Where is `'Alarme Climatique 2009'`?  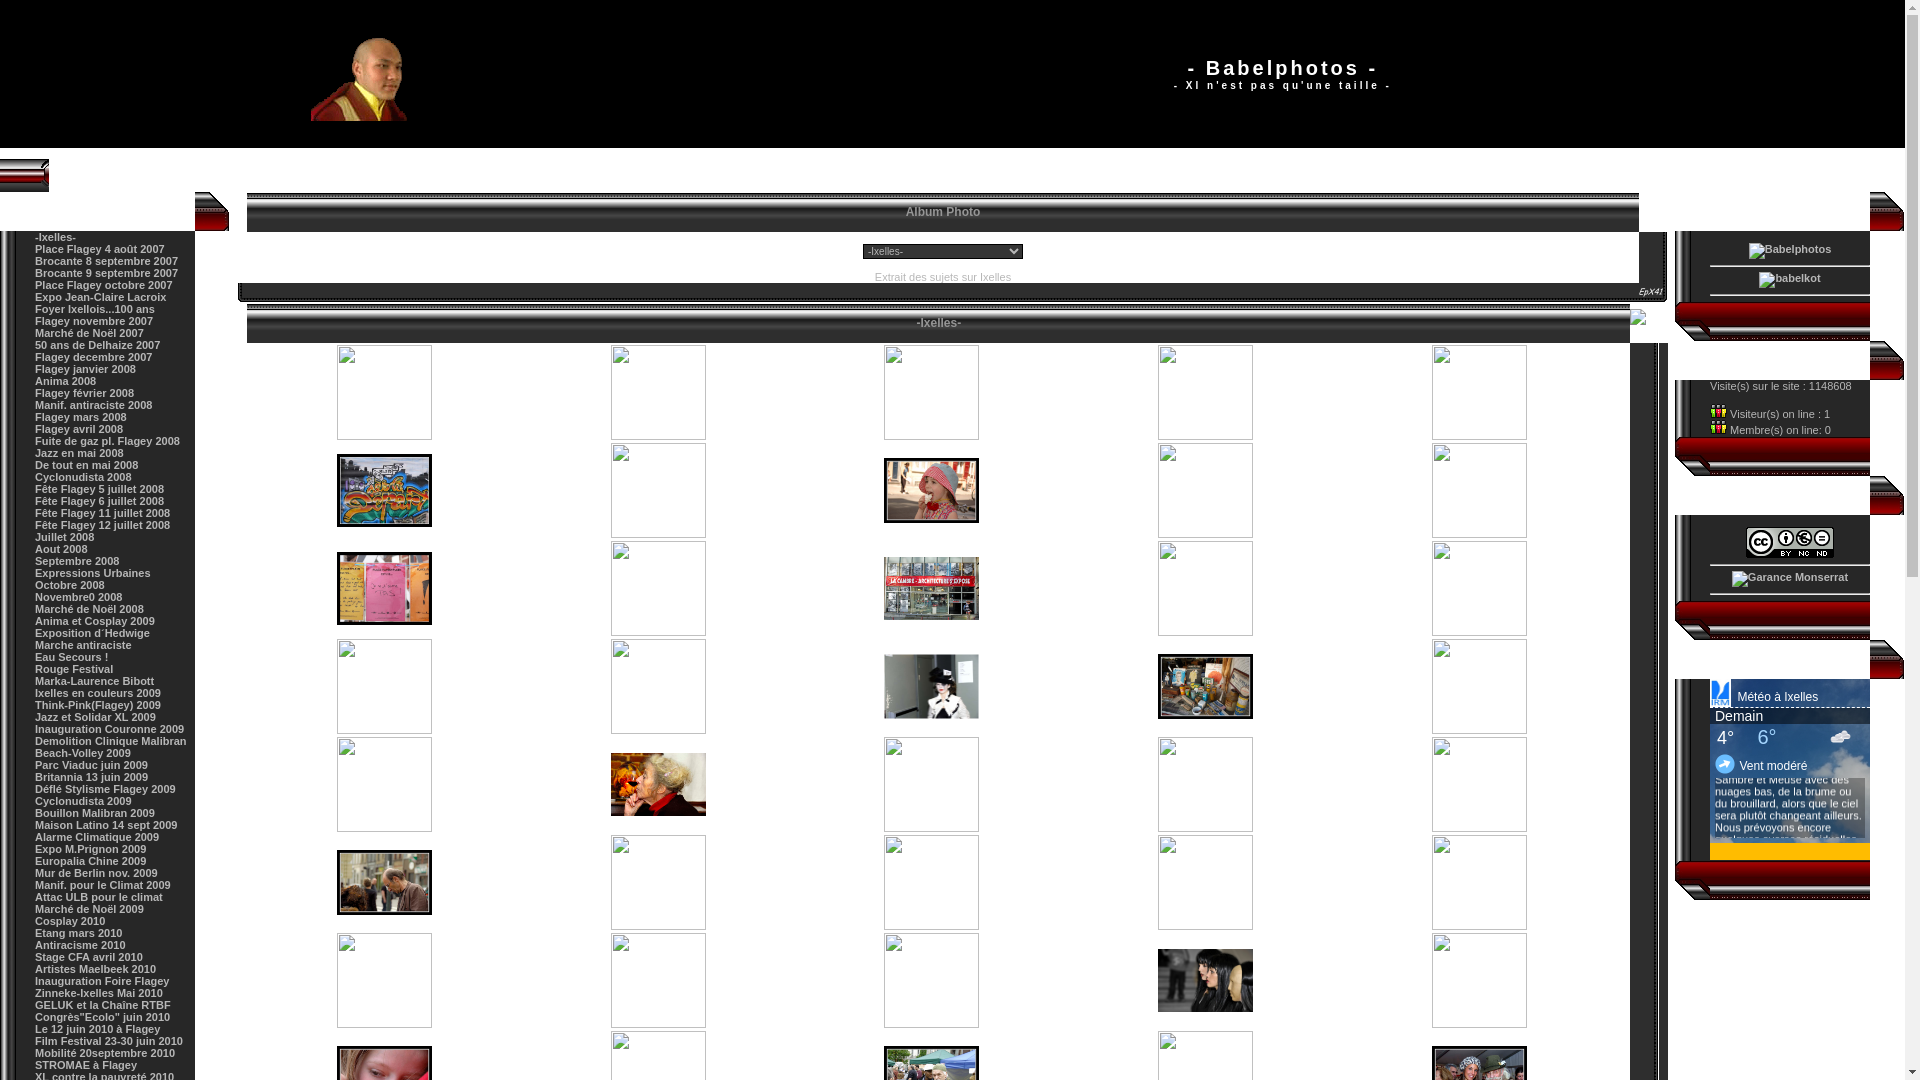 'Alarme Climatique 2009' is located at coordinates (95, 837).